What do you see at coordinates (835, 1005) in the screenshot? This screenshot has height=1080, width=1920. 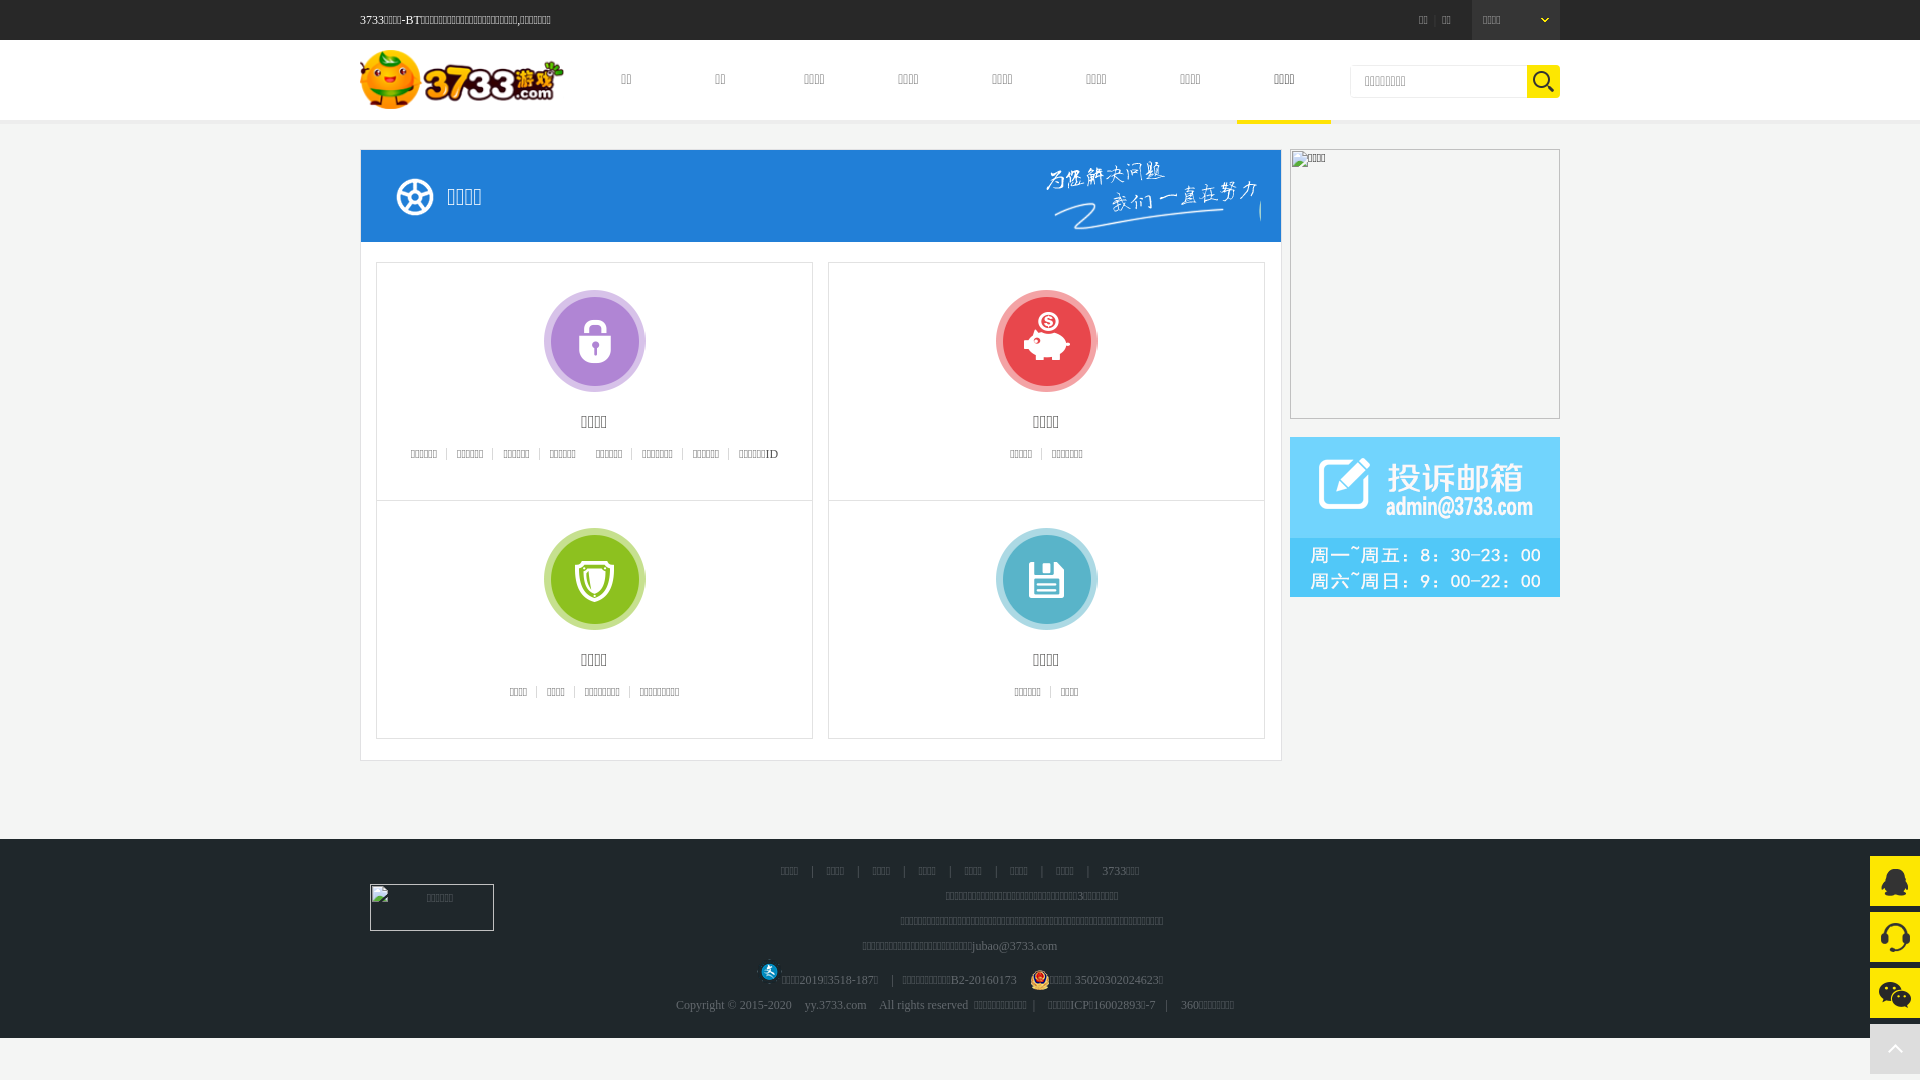 I see `'yy.3733.com'` at bounding box center [835, 1005].